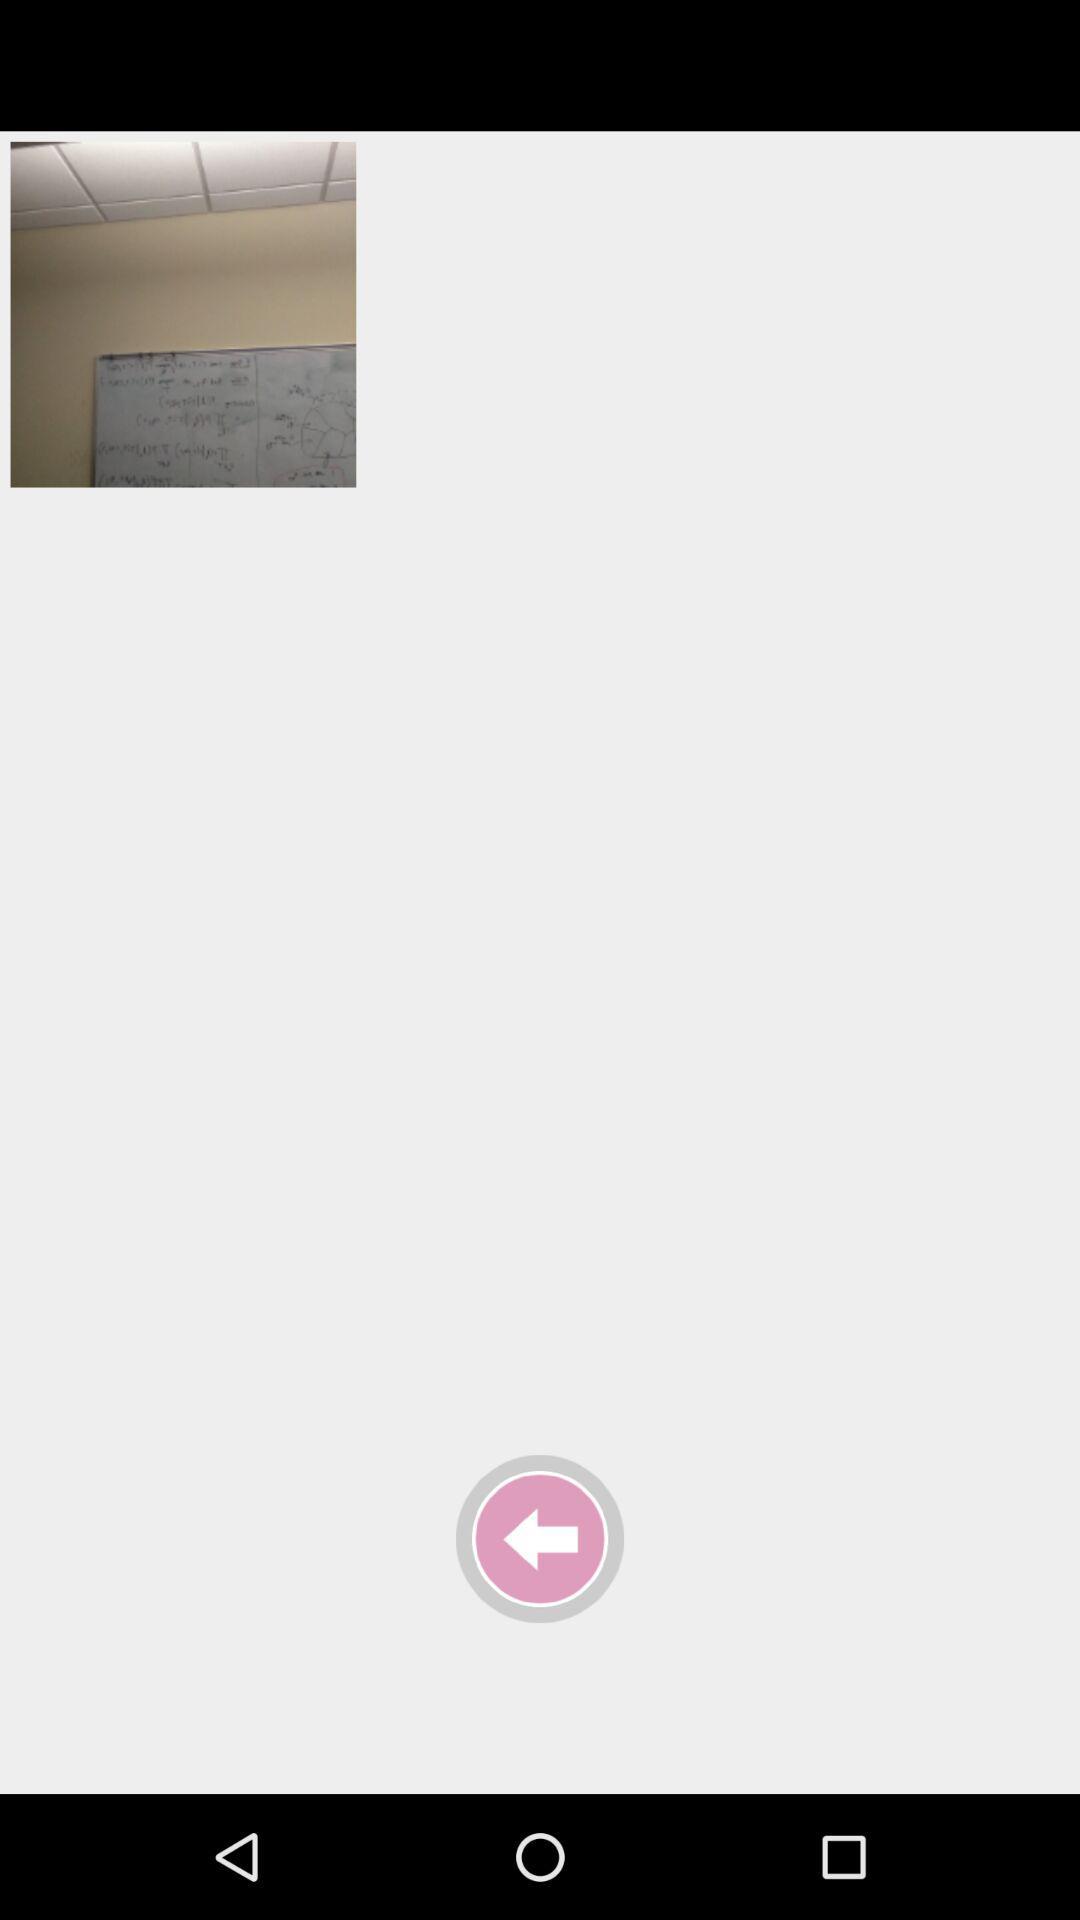 The height and width of the screenshot is (1920, 1080). Describe the element at coordinates (540, 1538) in the screenshot. I see `go back` at that location.